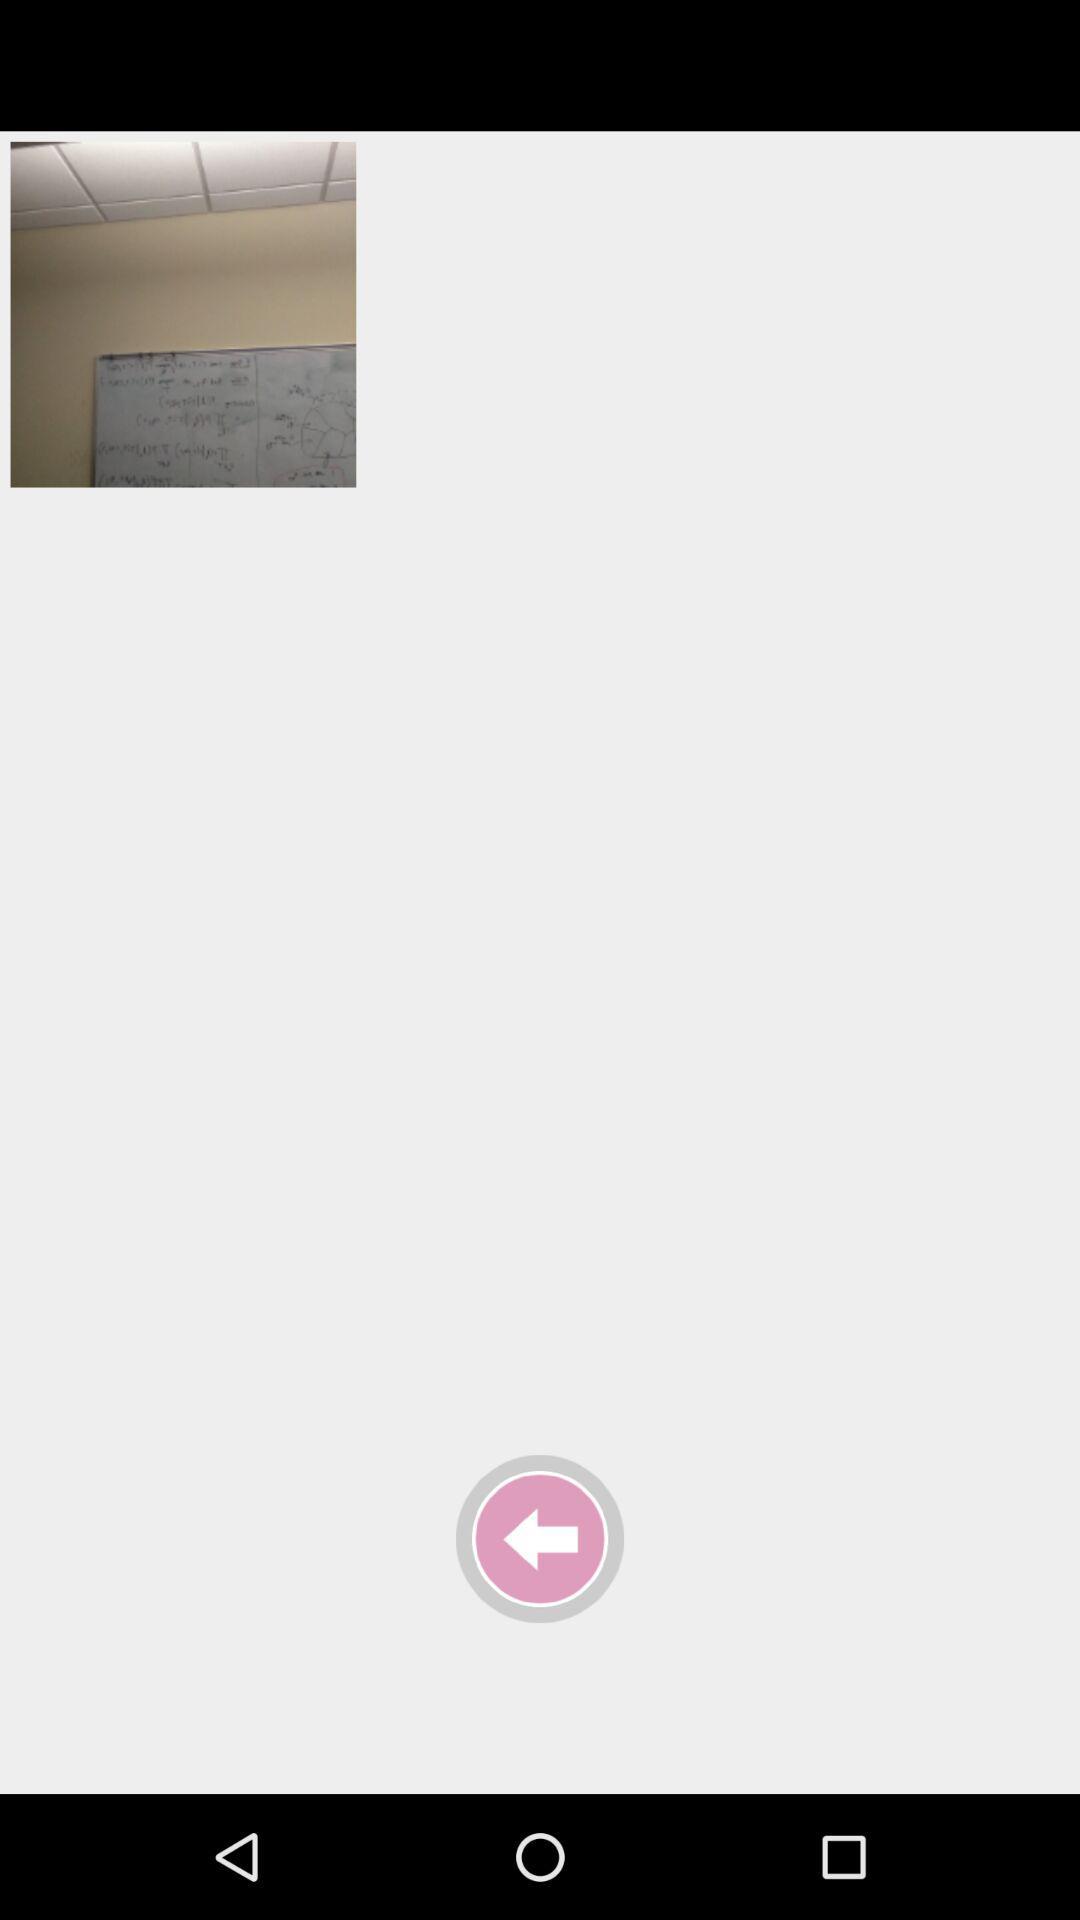 The height and width of the screenshot is (1920, 1080). Describe the element at coordinates (540, 1538) in the screenshot. I see `go back` at that location.